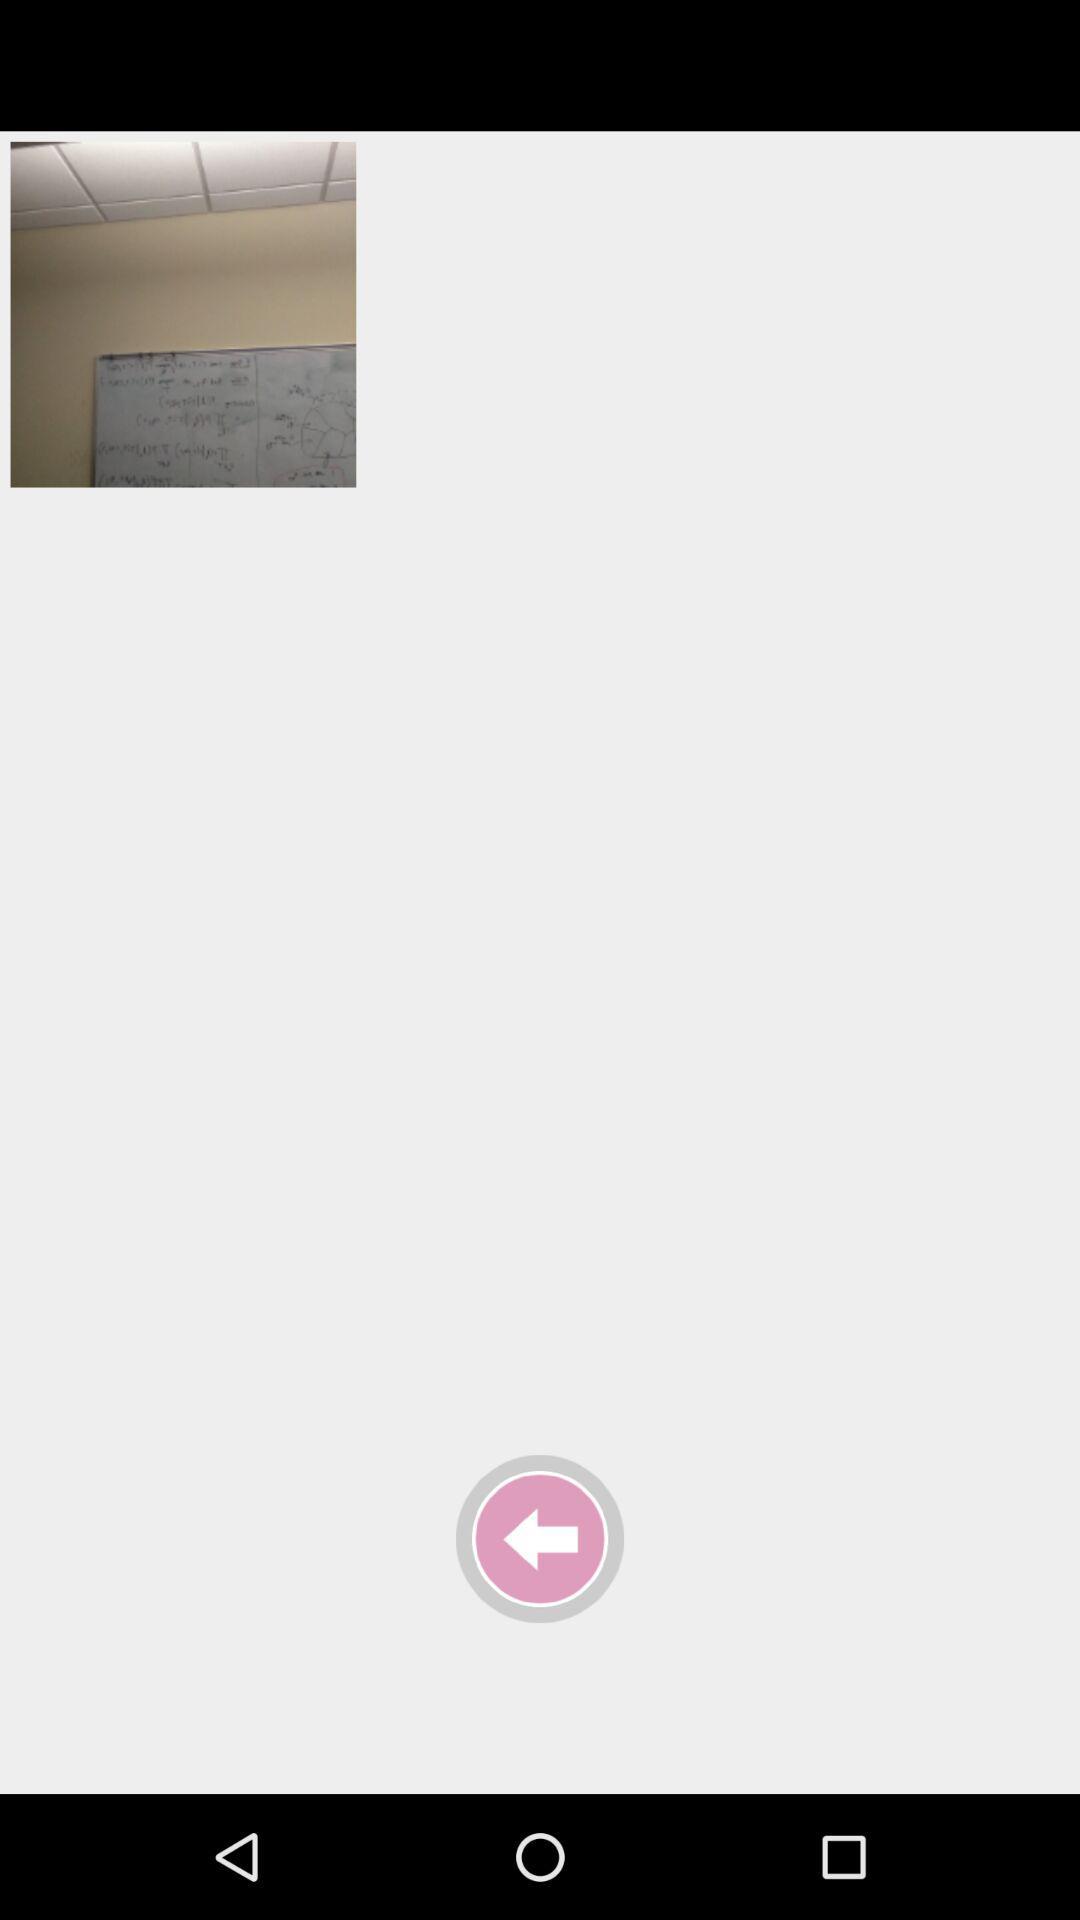 The height and width of the screenshot is (1920, 1080). Describe the element at coordinates (540, 1538) in the screenshot. I see `go back` at that location.